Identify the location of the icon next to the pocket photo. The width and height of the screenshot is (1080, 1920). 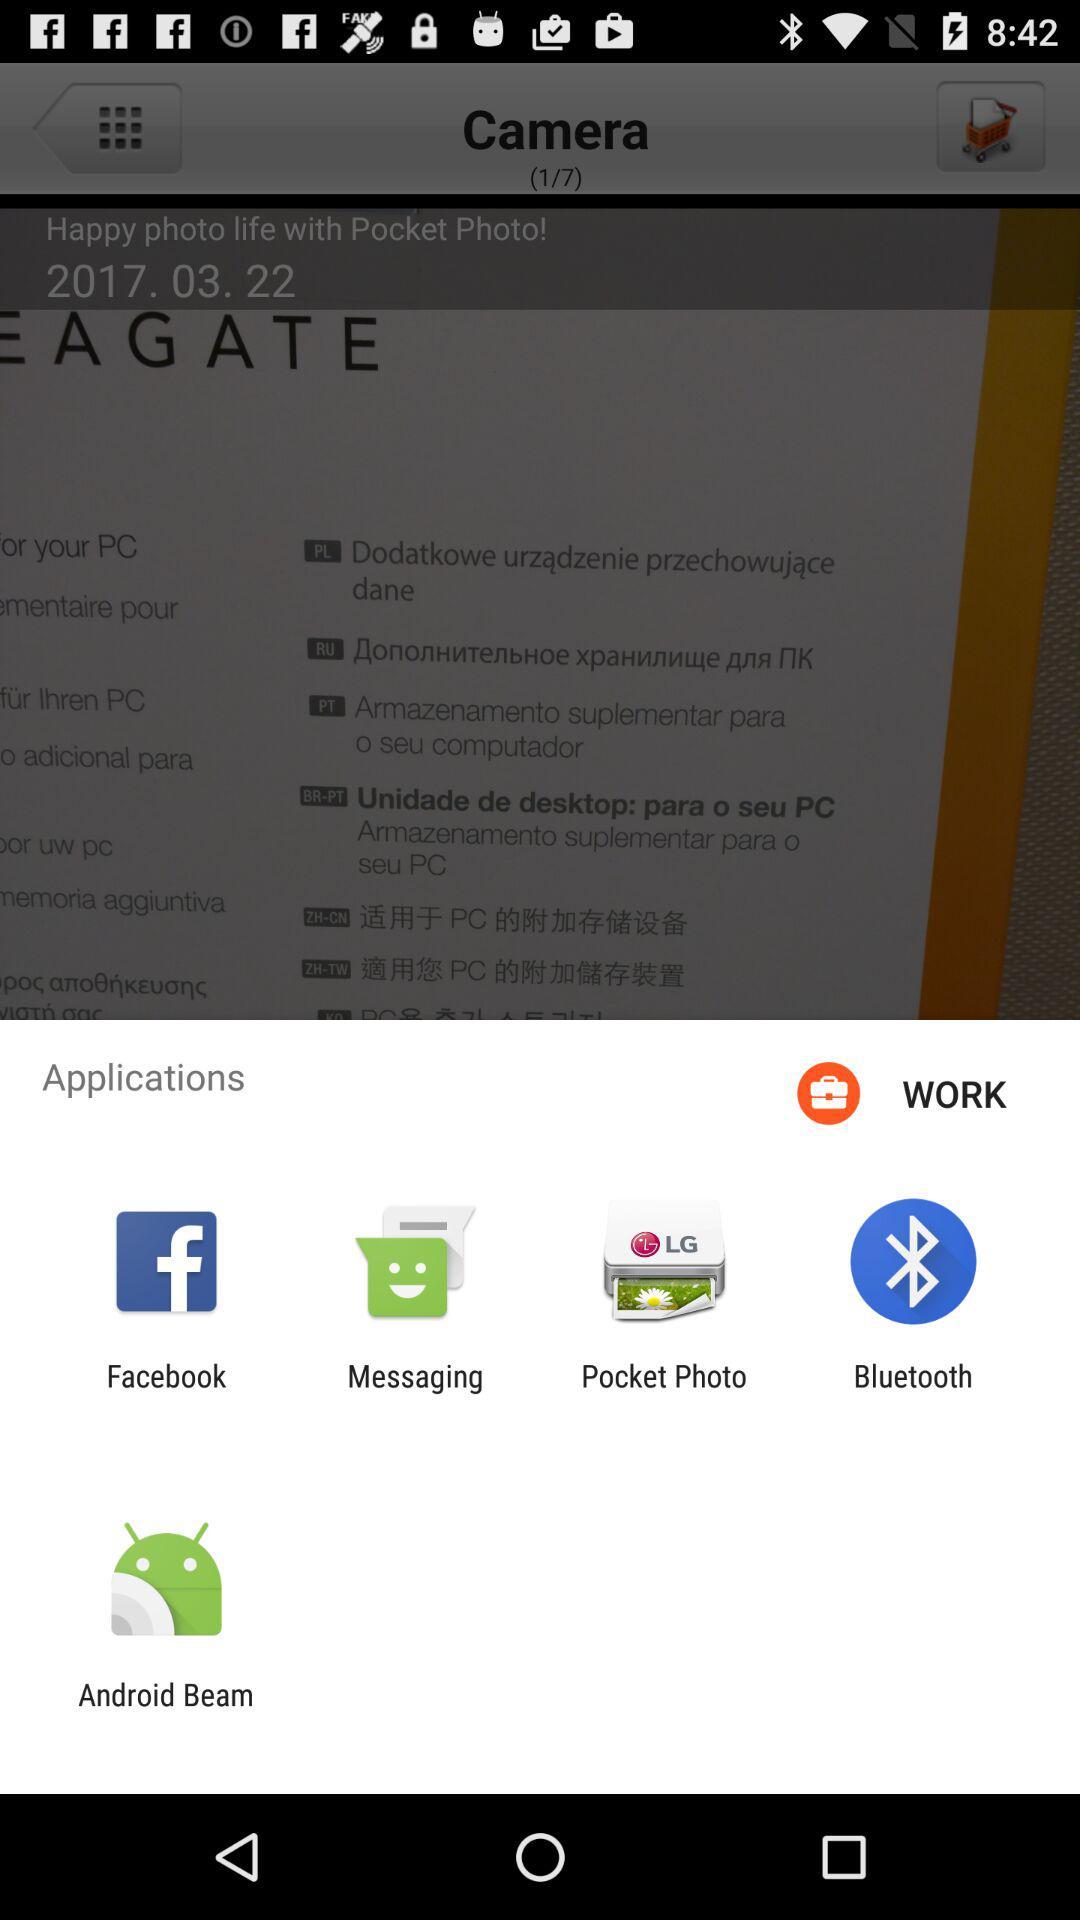
(913, 1392).